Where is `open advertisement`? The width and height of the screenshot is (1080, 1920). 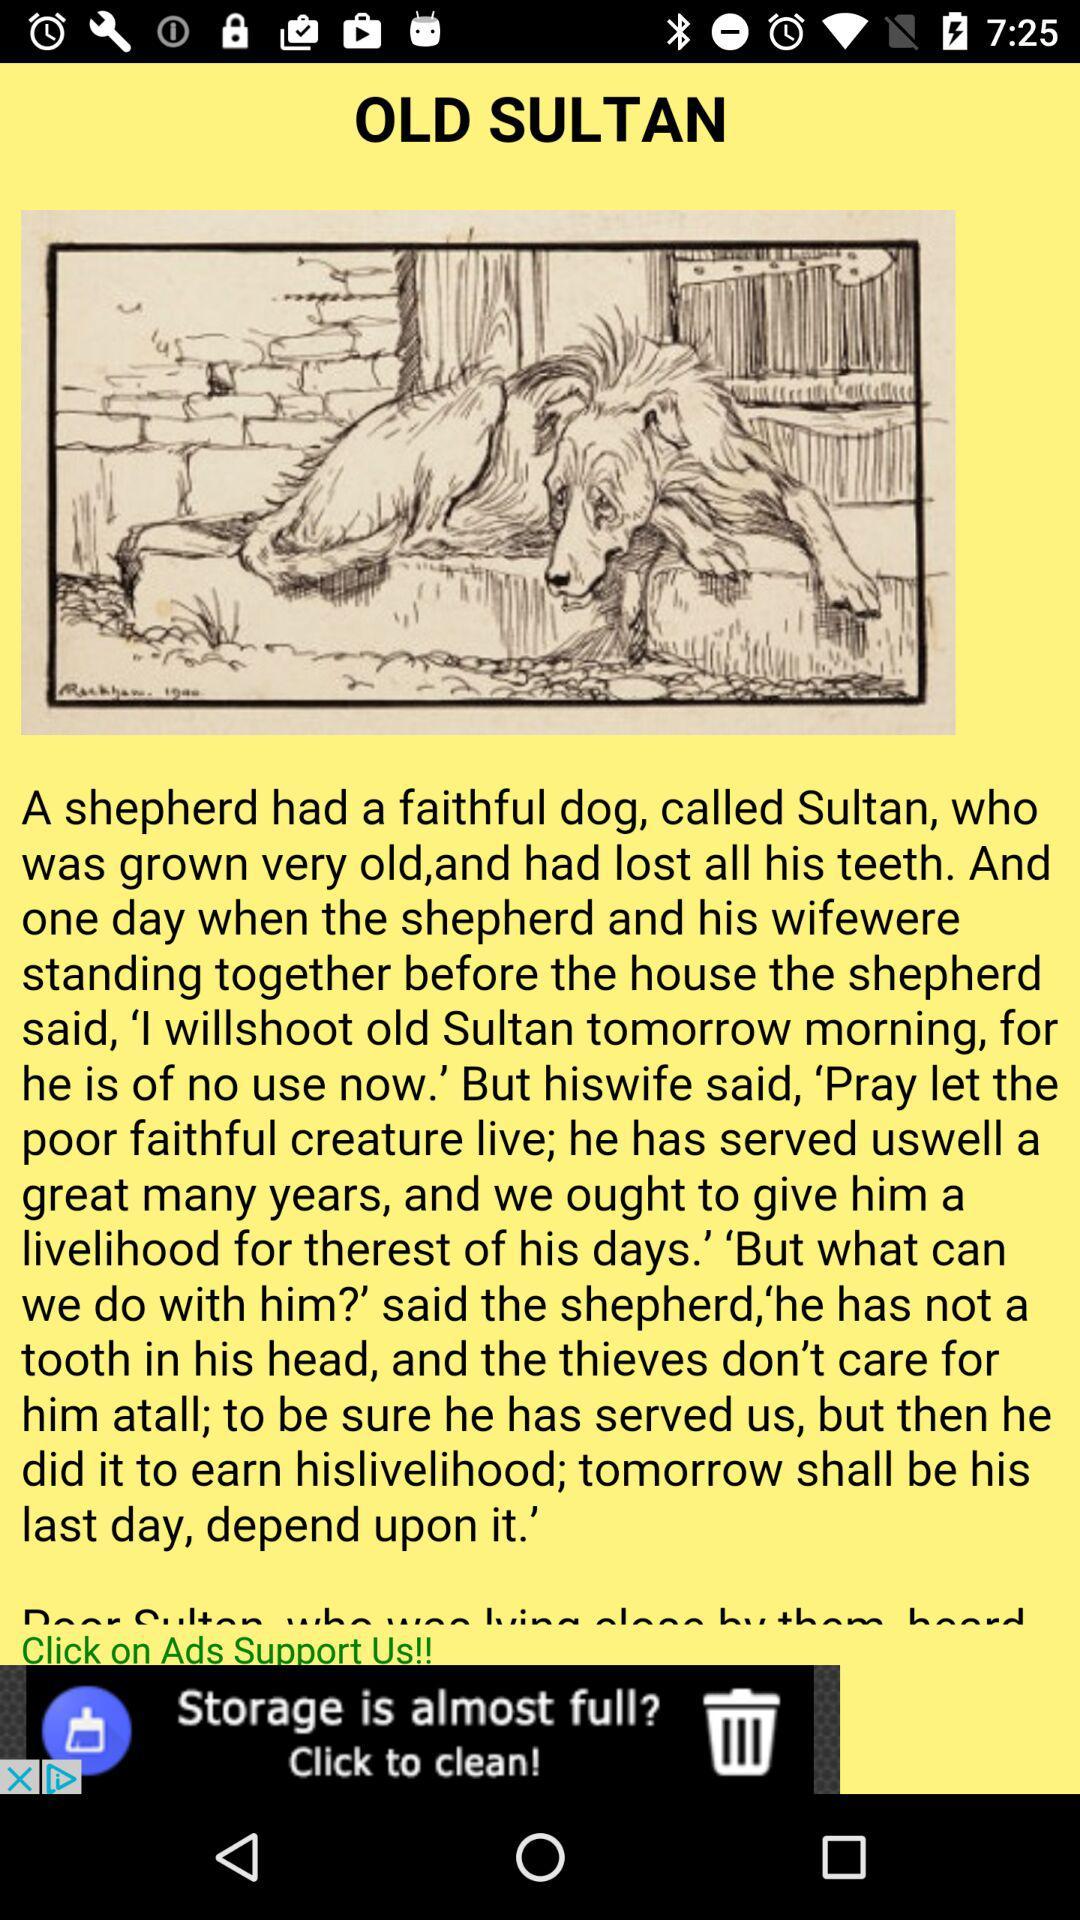
open advertisement is located at coordinates (419, 1728).